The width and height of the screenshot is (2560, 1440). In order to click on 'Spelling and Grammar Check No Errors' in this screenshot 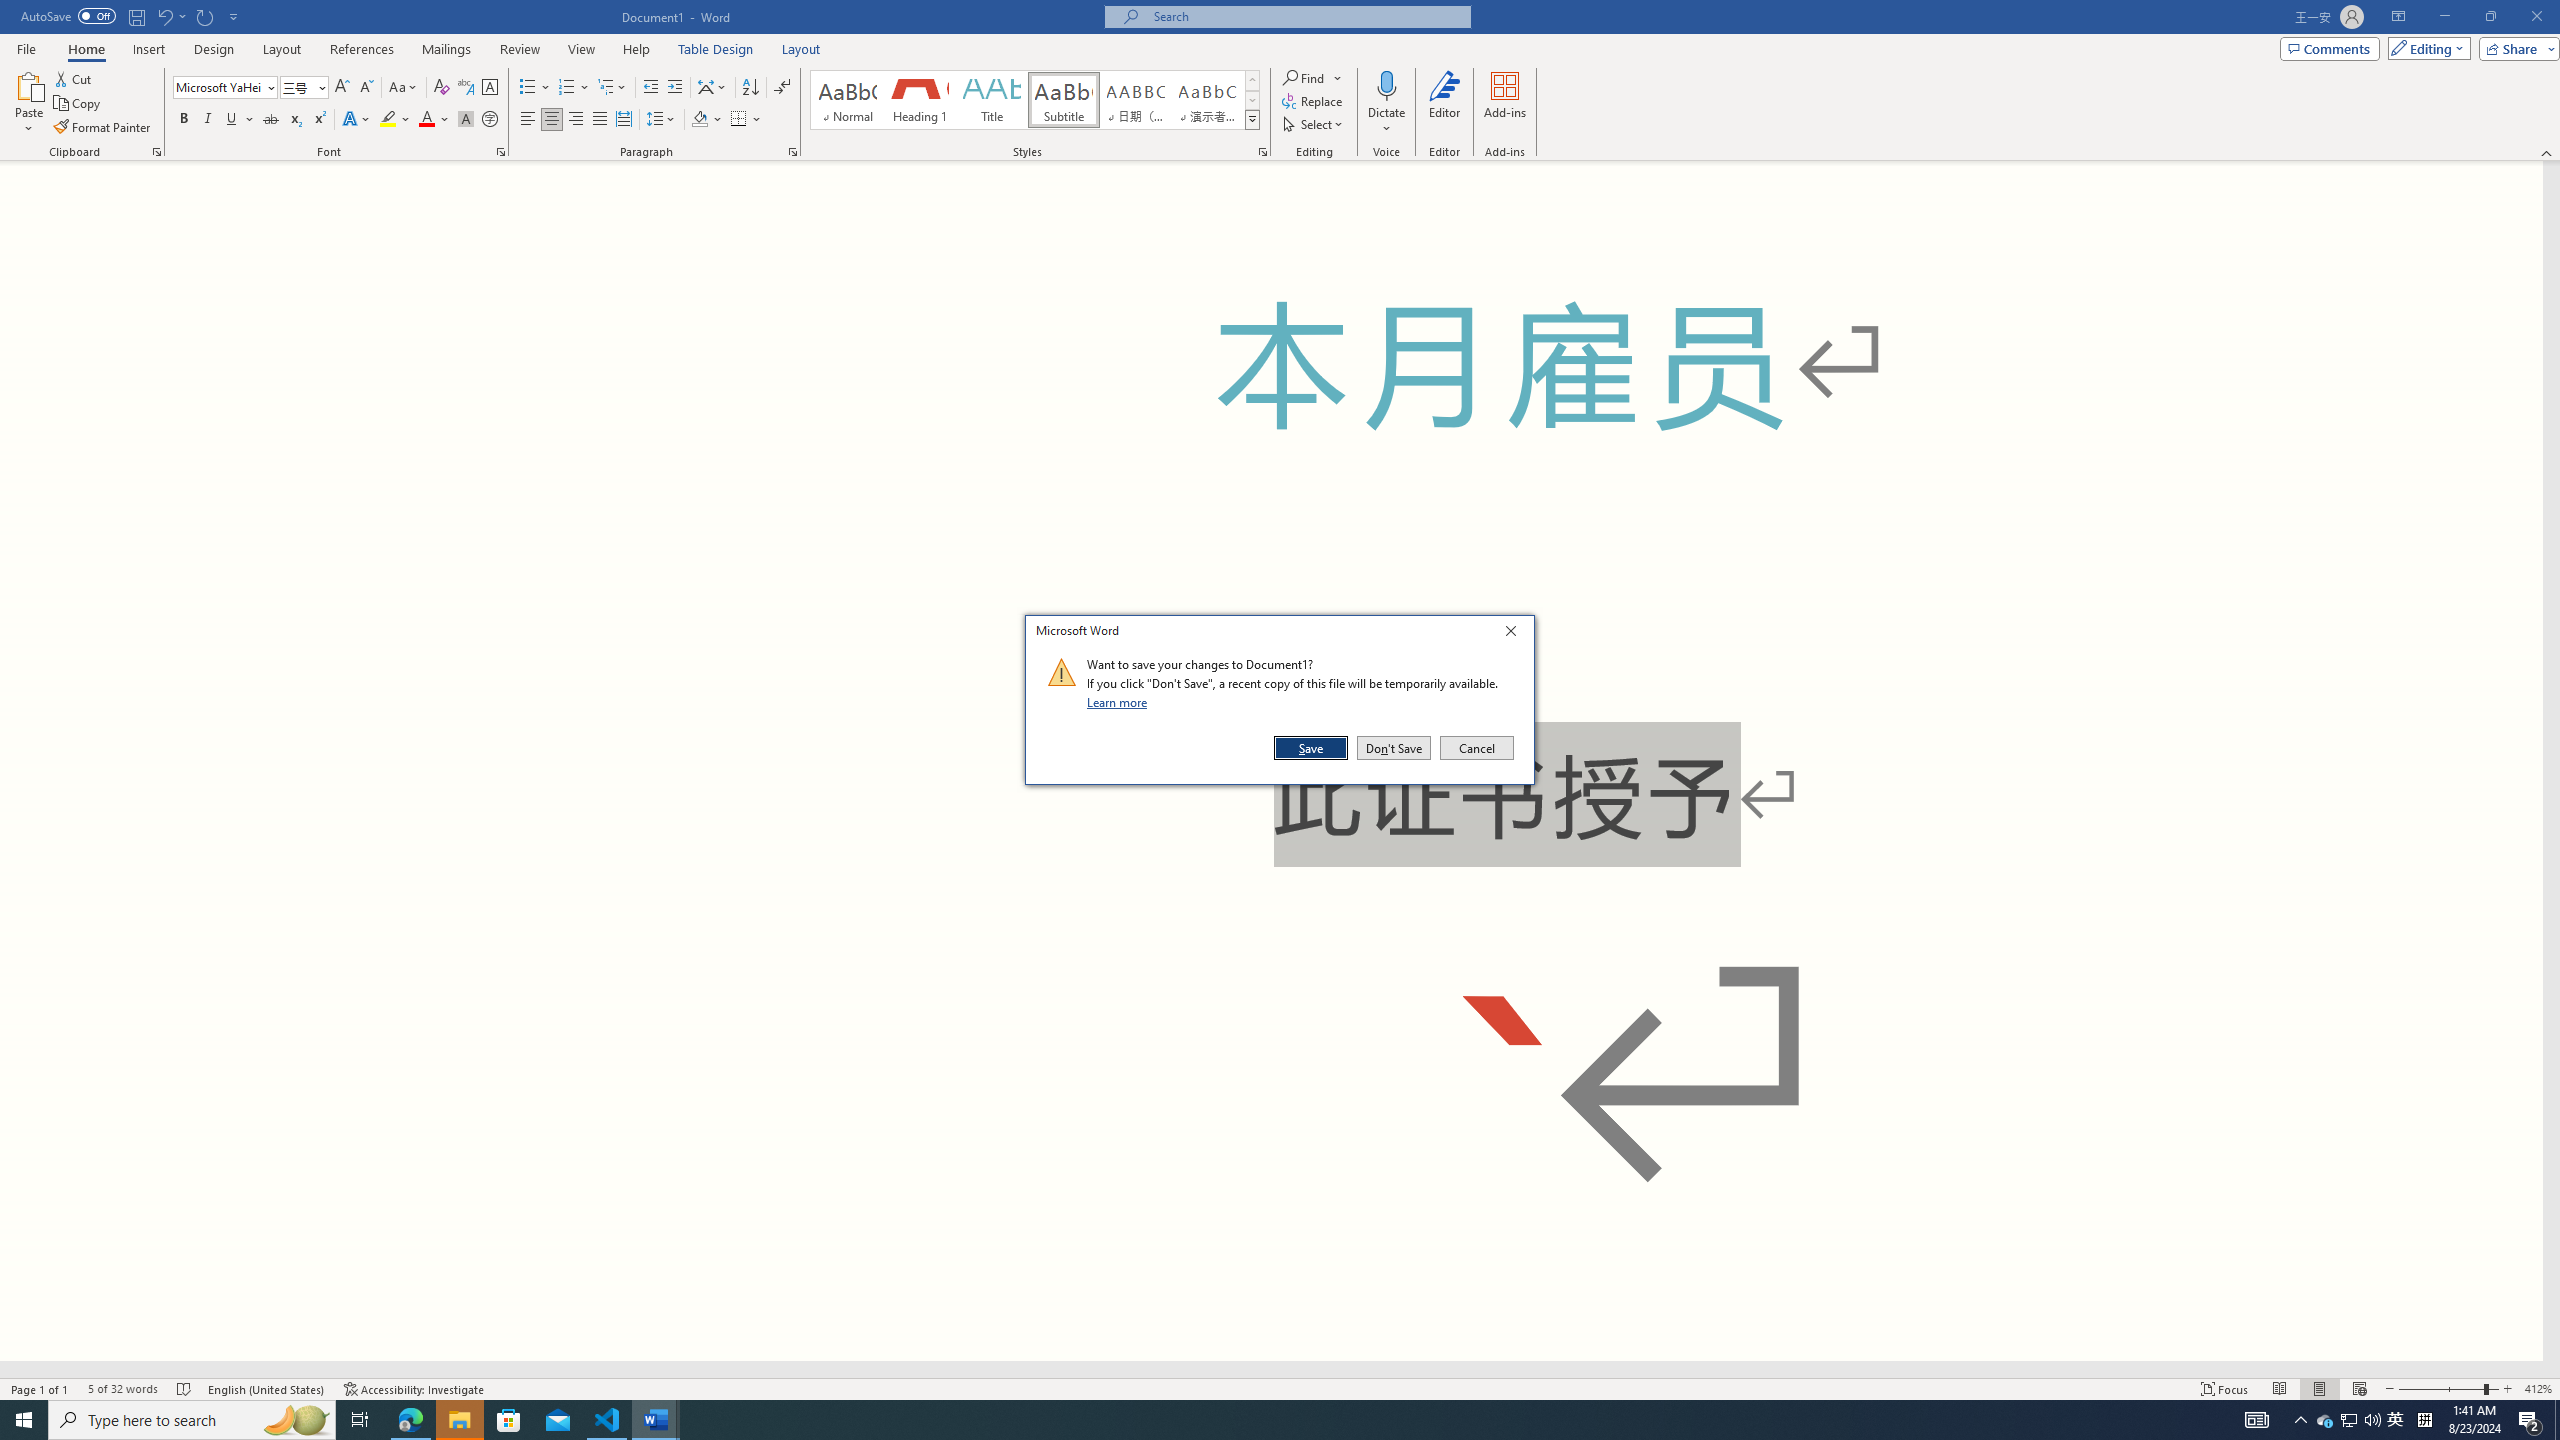, I will do `click(184, 1389)`.